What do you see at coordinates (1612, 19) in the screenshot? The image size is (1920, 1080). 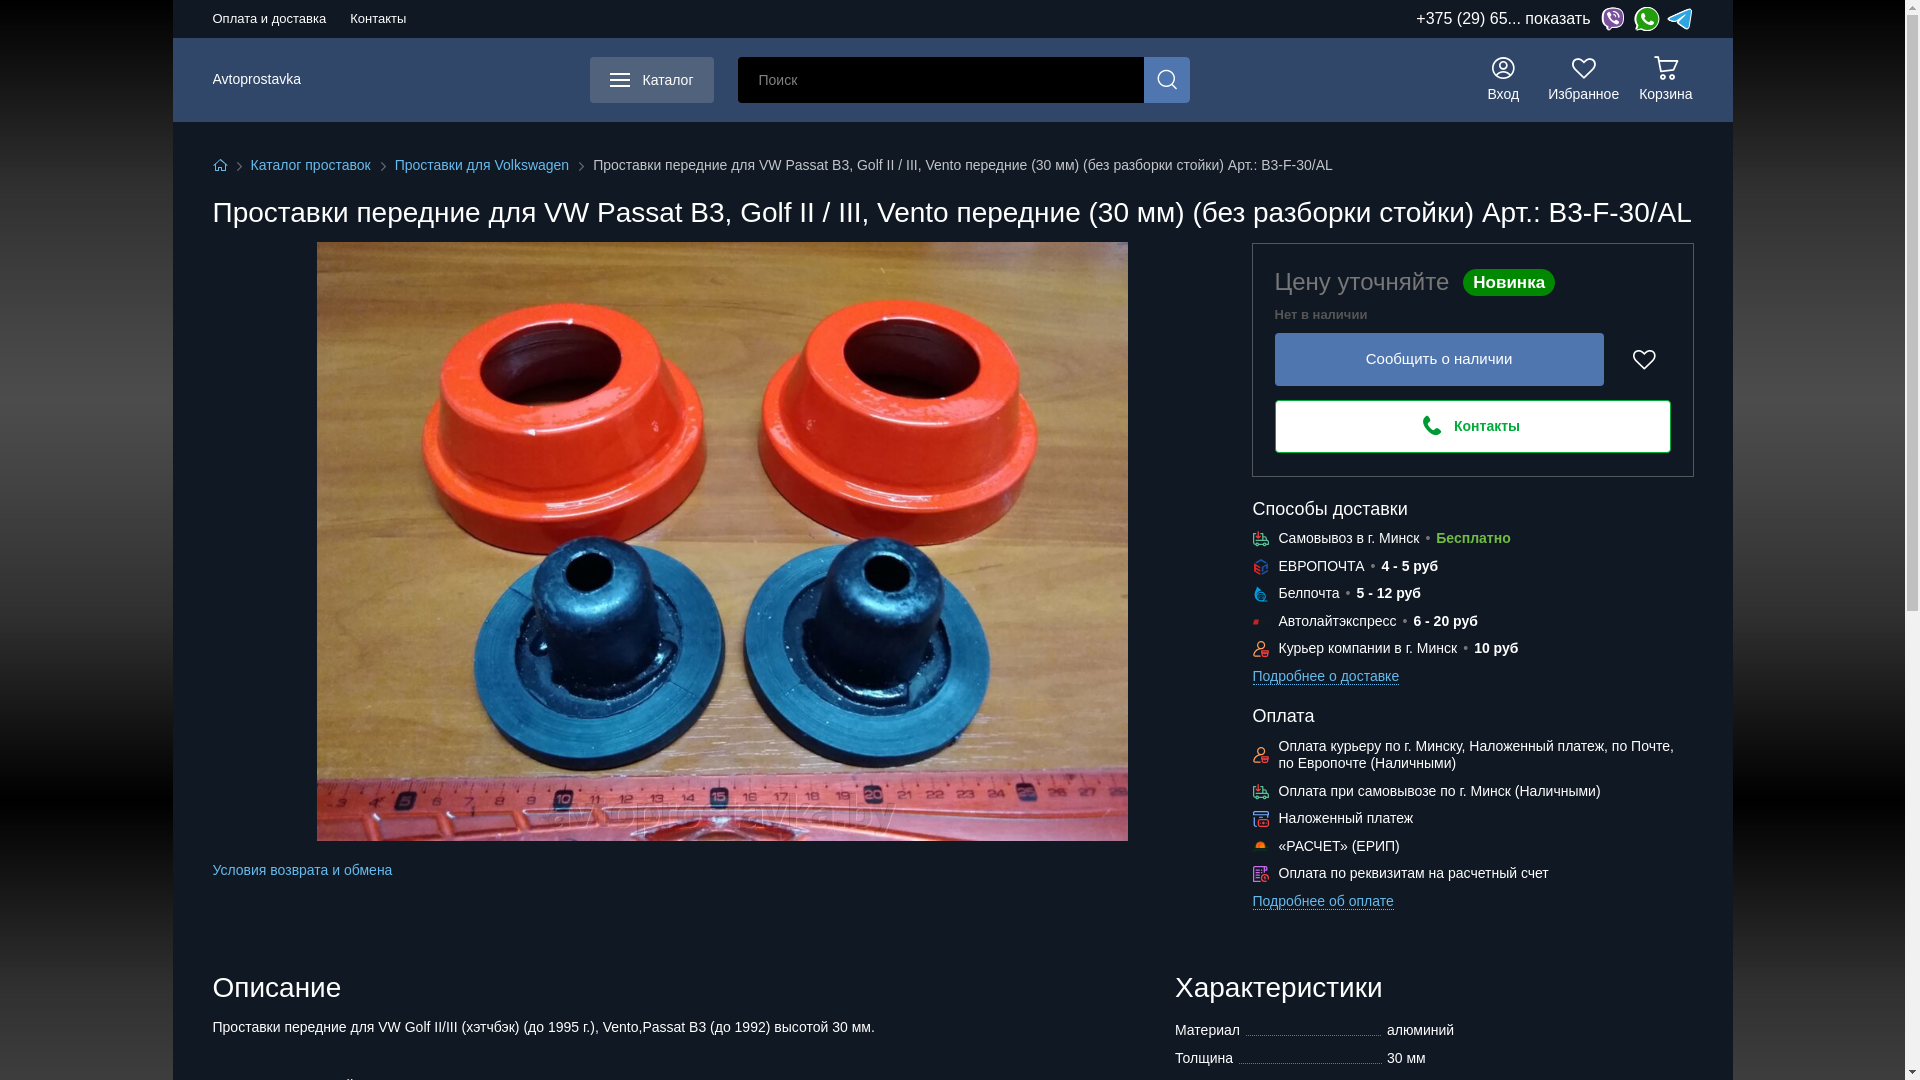 I see `'Viber'` at bounding box center [1612, 19].